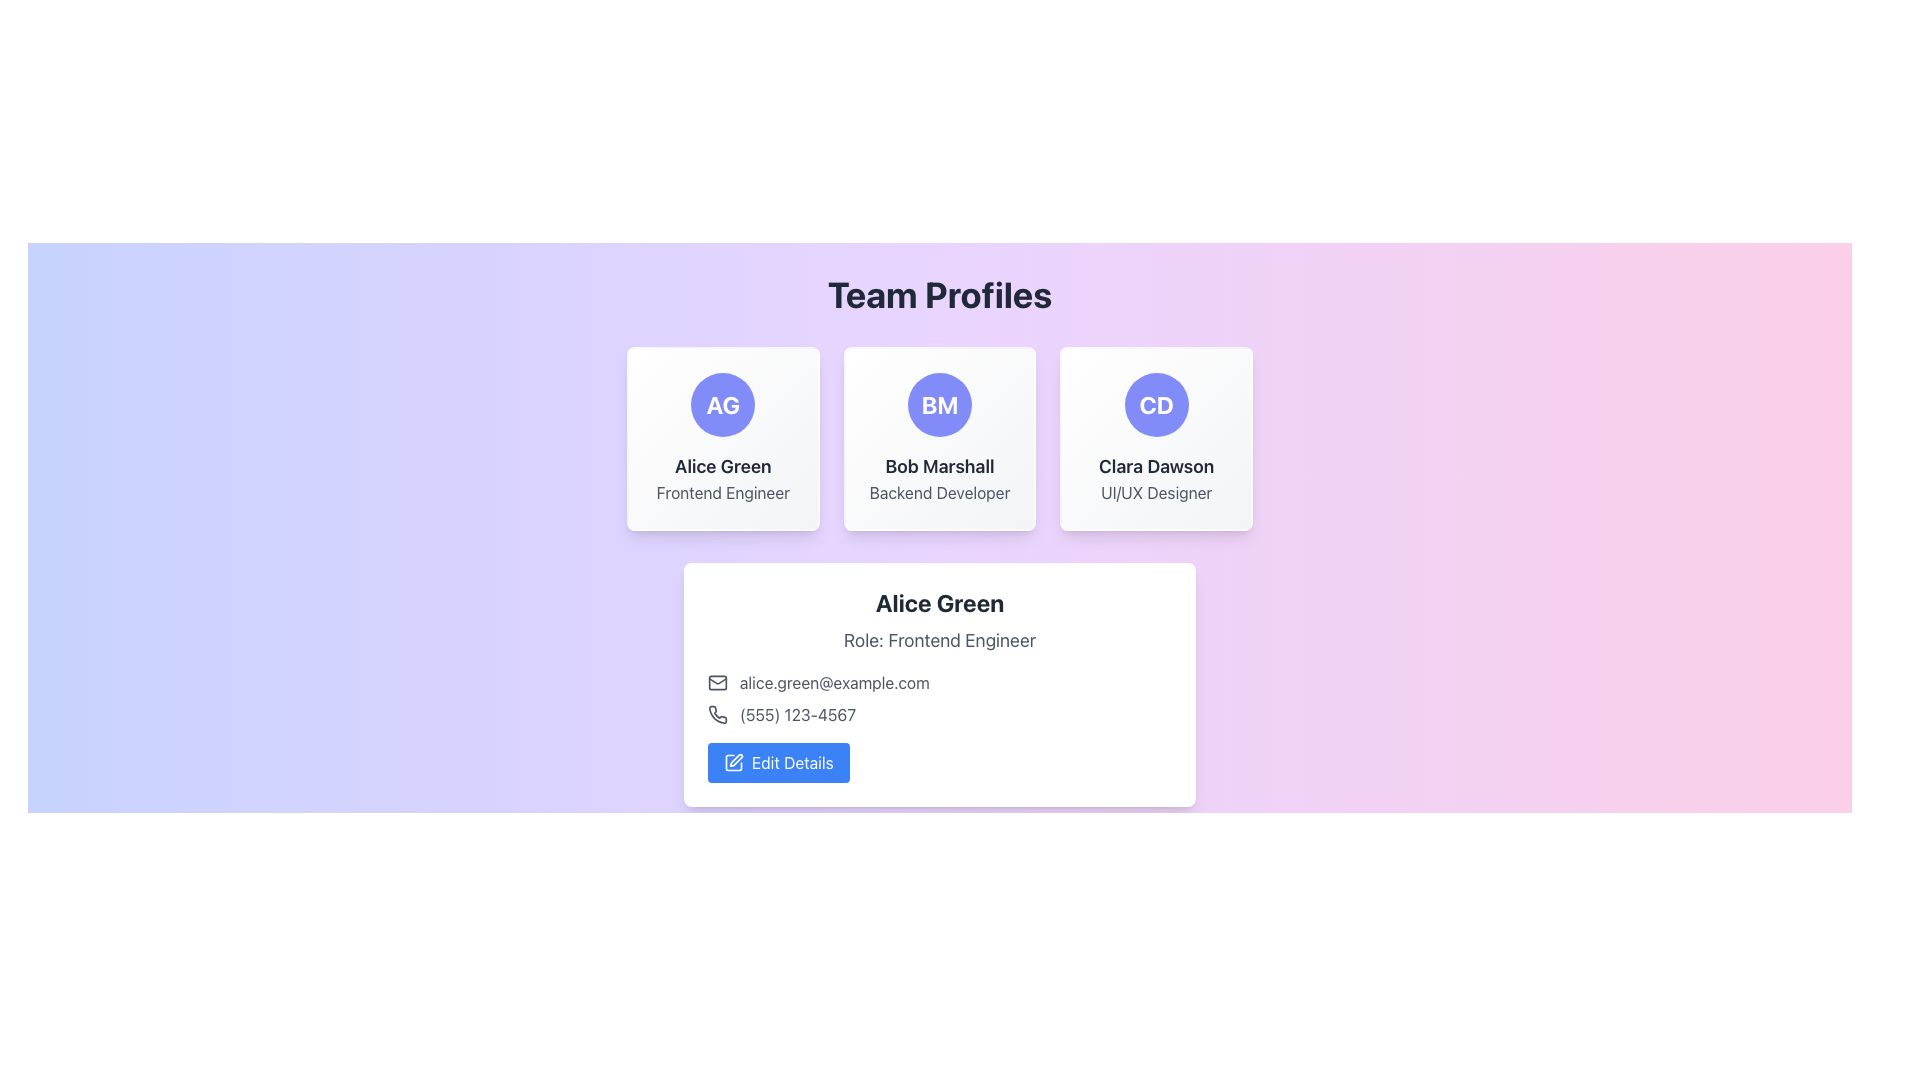 The height and width of the screenshot is (1080, 1920). What do you see at coordinates (722, 493) in the screenshot?
I see `the static text label displaying the title 'Frontend Engineer' located below the name 'Alice Green' in the user profile card` at bounding box center [722, 493].